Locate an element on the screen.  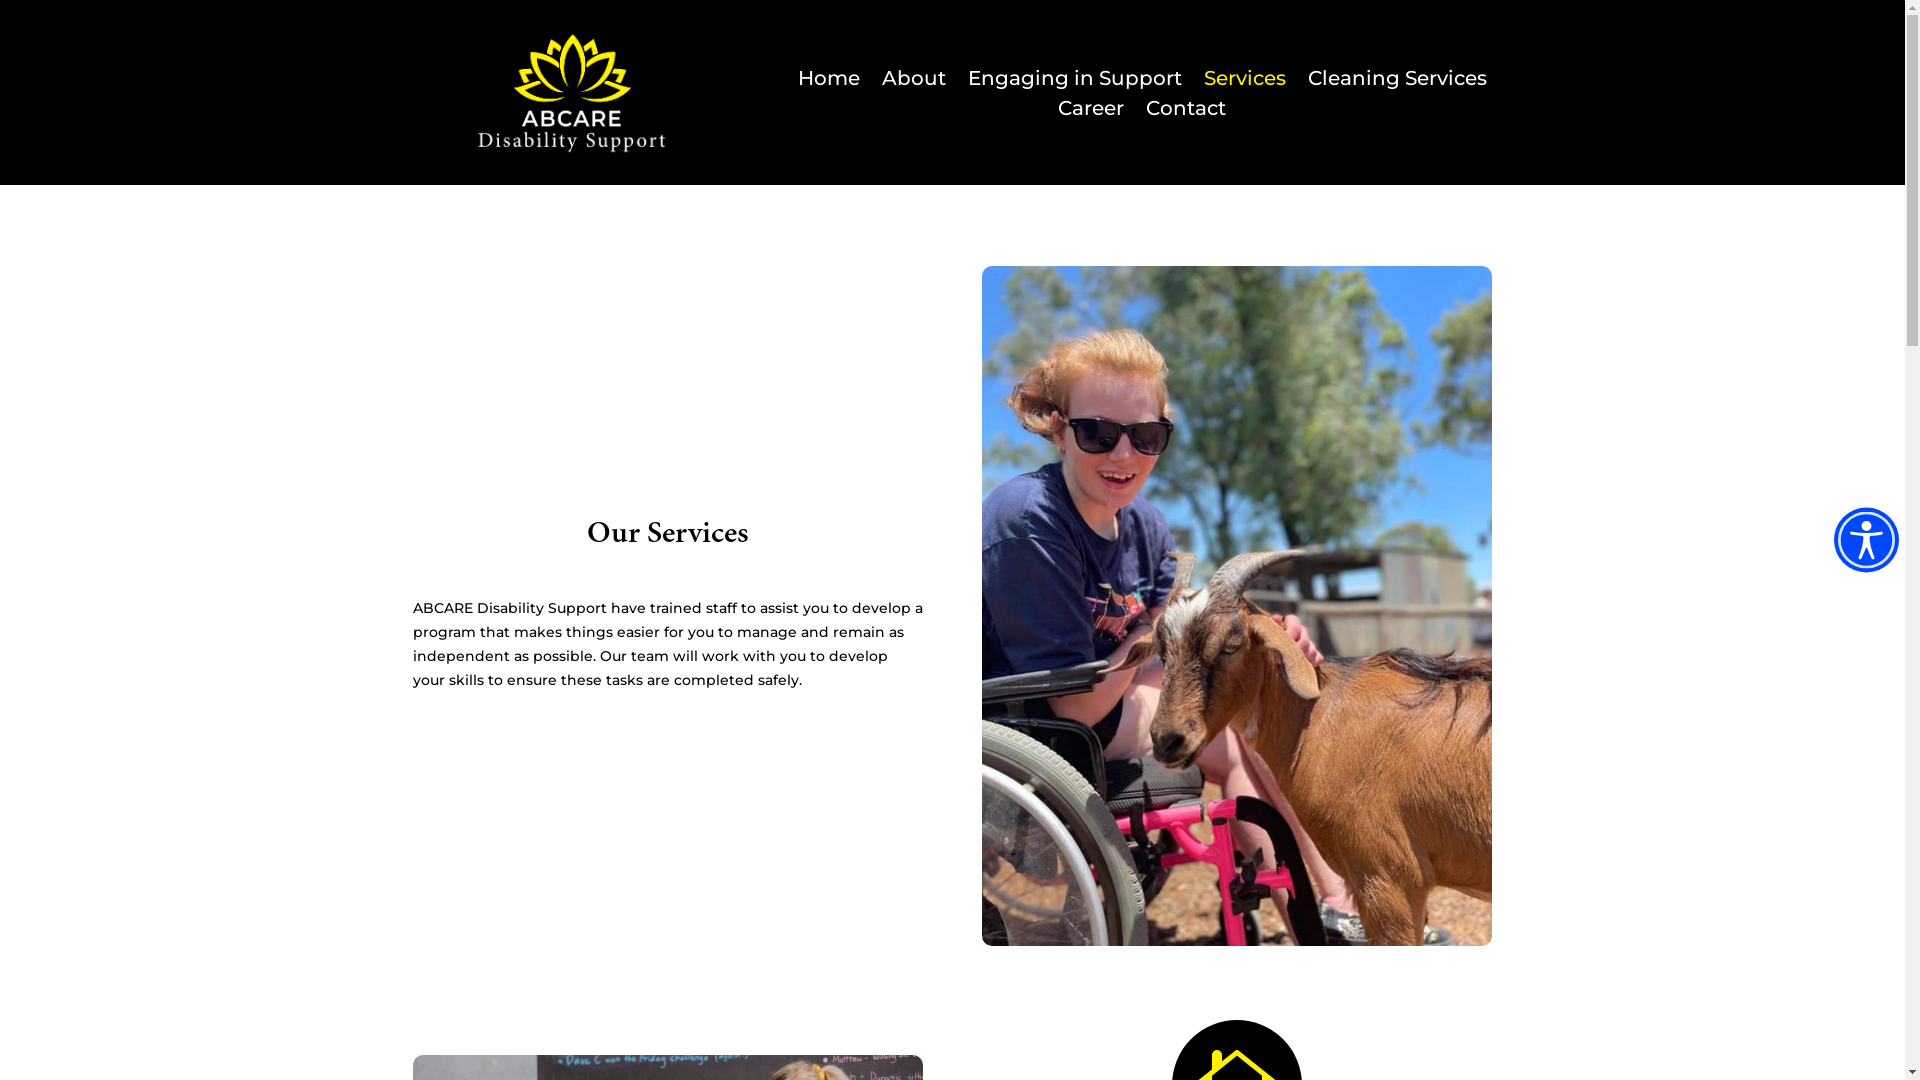
'Engaging in Support' is located at coordinates (1074, 80).